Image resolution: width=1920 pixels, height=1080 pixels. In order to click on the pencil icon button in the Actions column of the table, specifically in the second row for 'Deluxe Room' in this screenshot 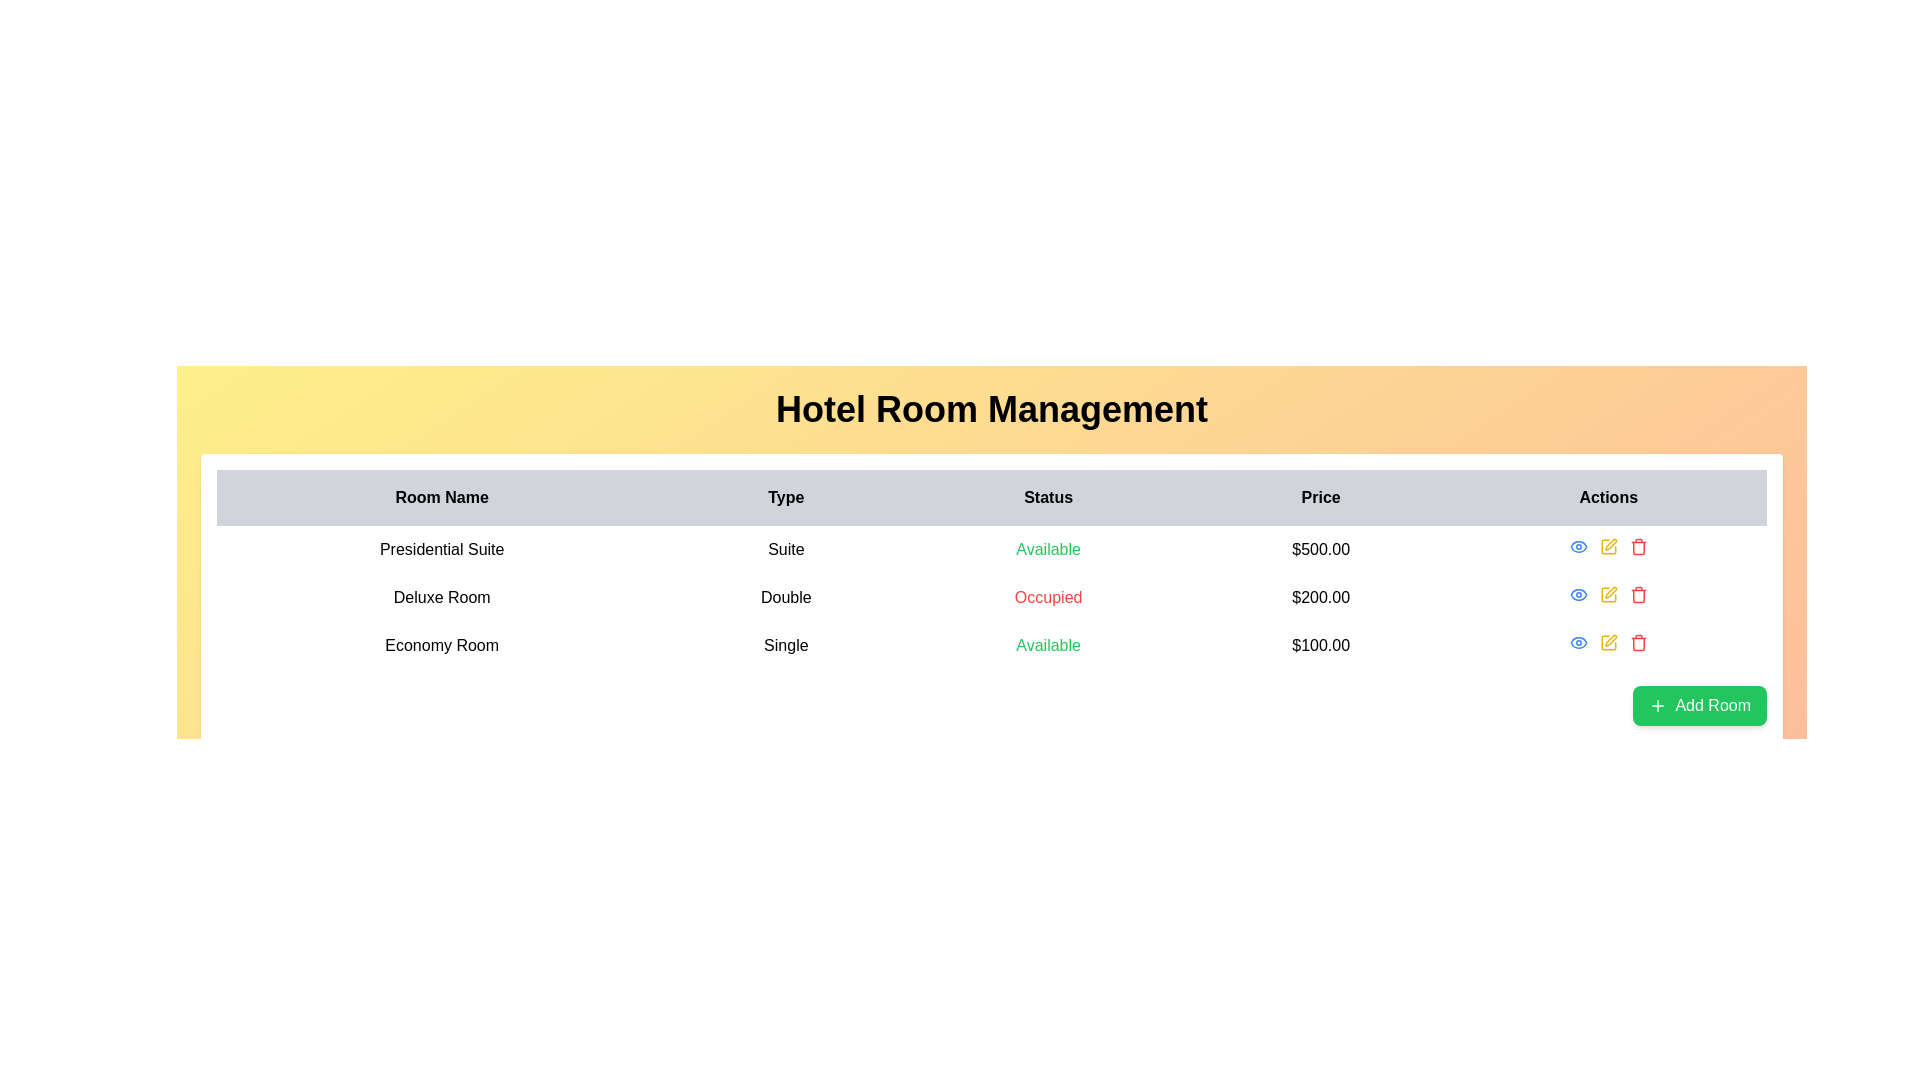, I will do `click(1609, 543)`.